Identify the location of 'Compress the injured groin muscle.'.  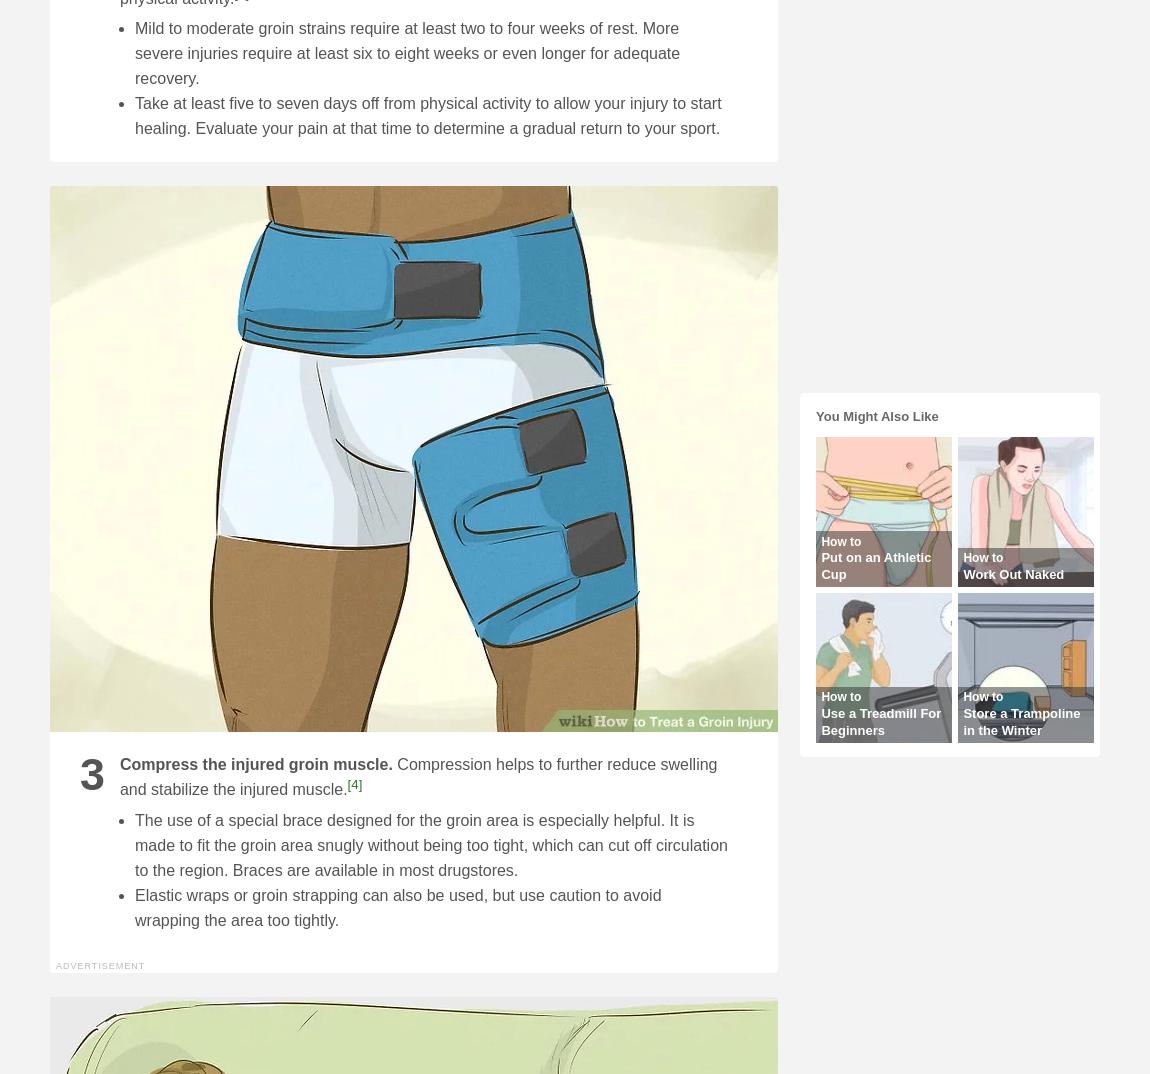
(254, 763).